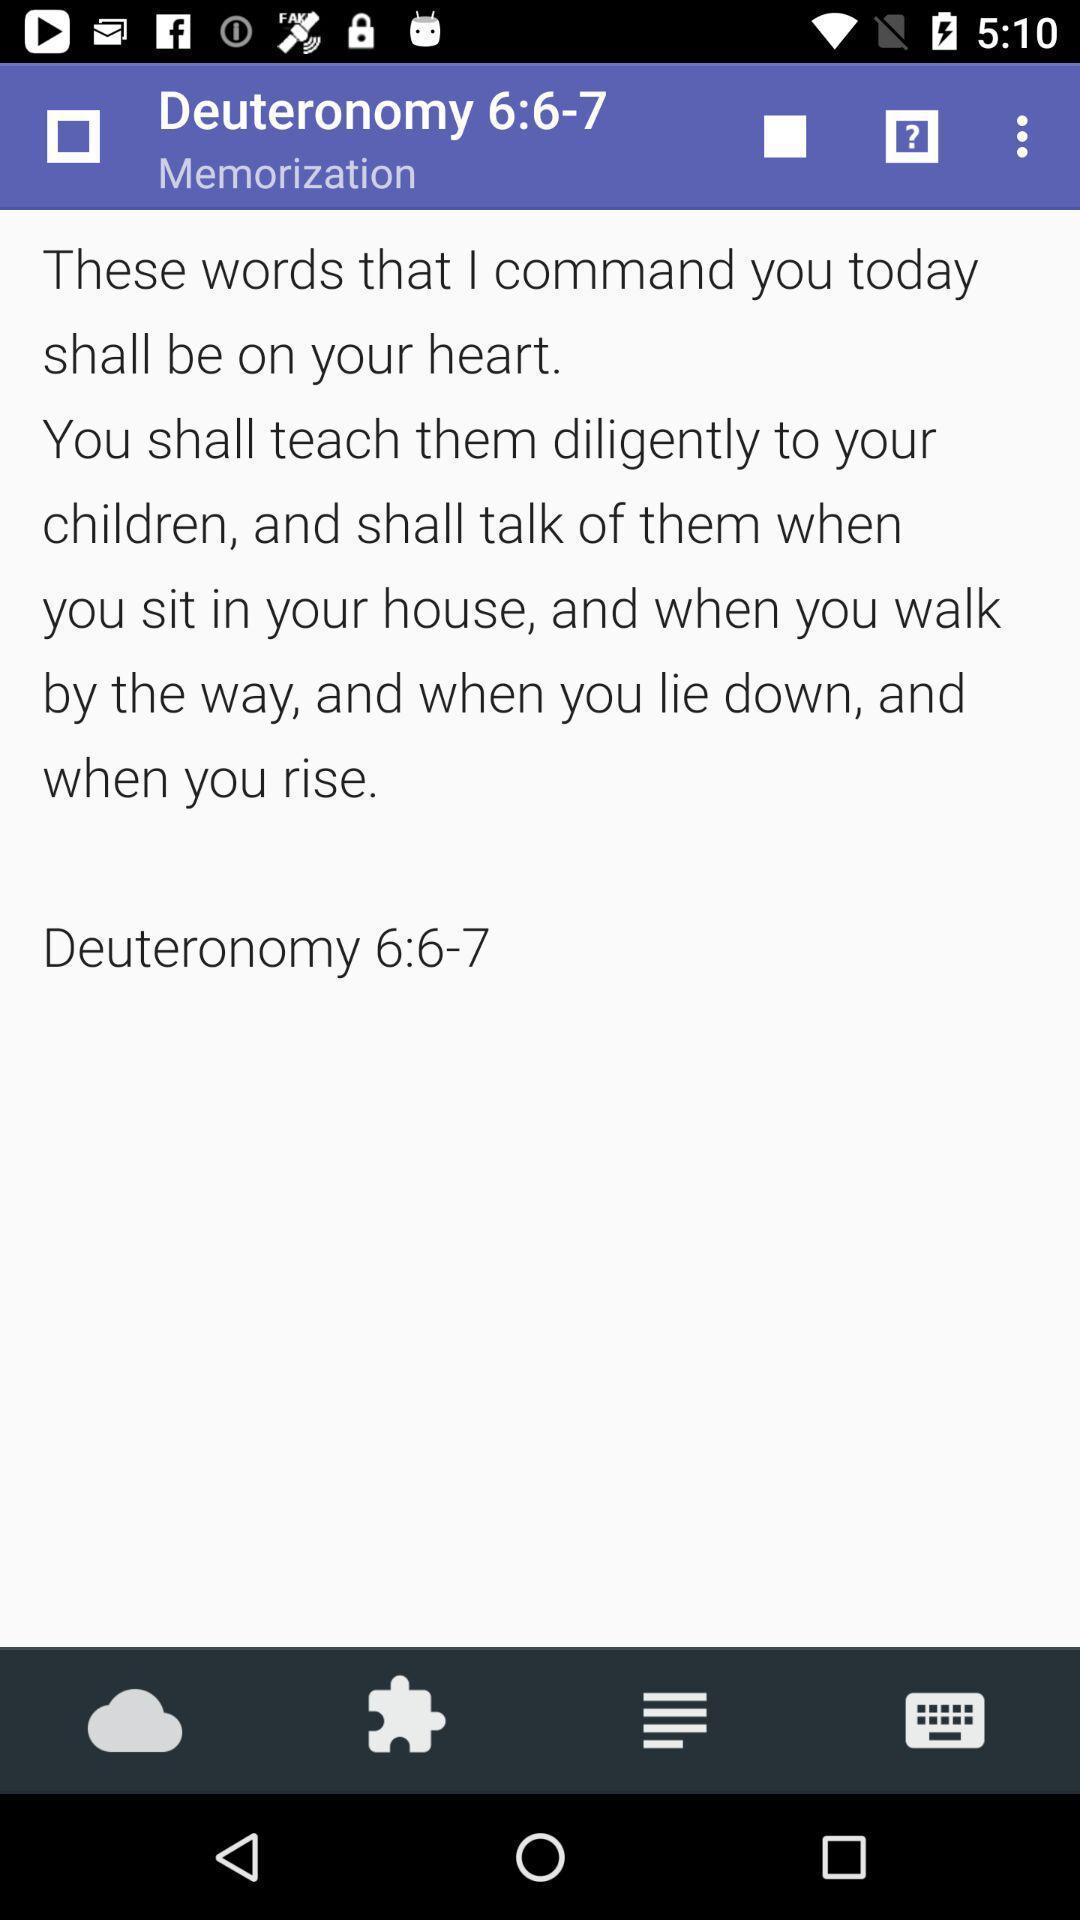 The image size is (1080, 1920). I want to click on the icon at the bottom right corner, so click(945, 1719).